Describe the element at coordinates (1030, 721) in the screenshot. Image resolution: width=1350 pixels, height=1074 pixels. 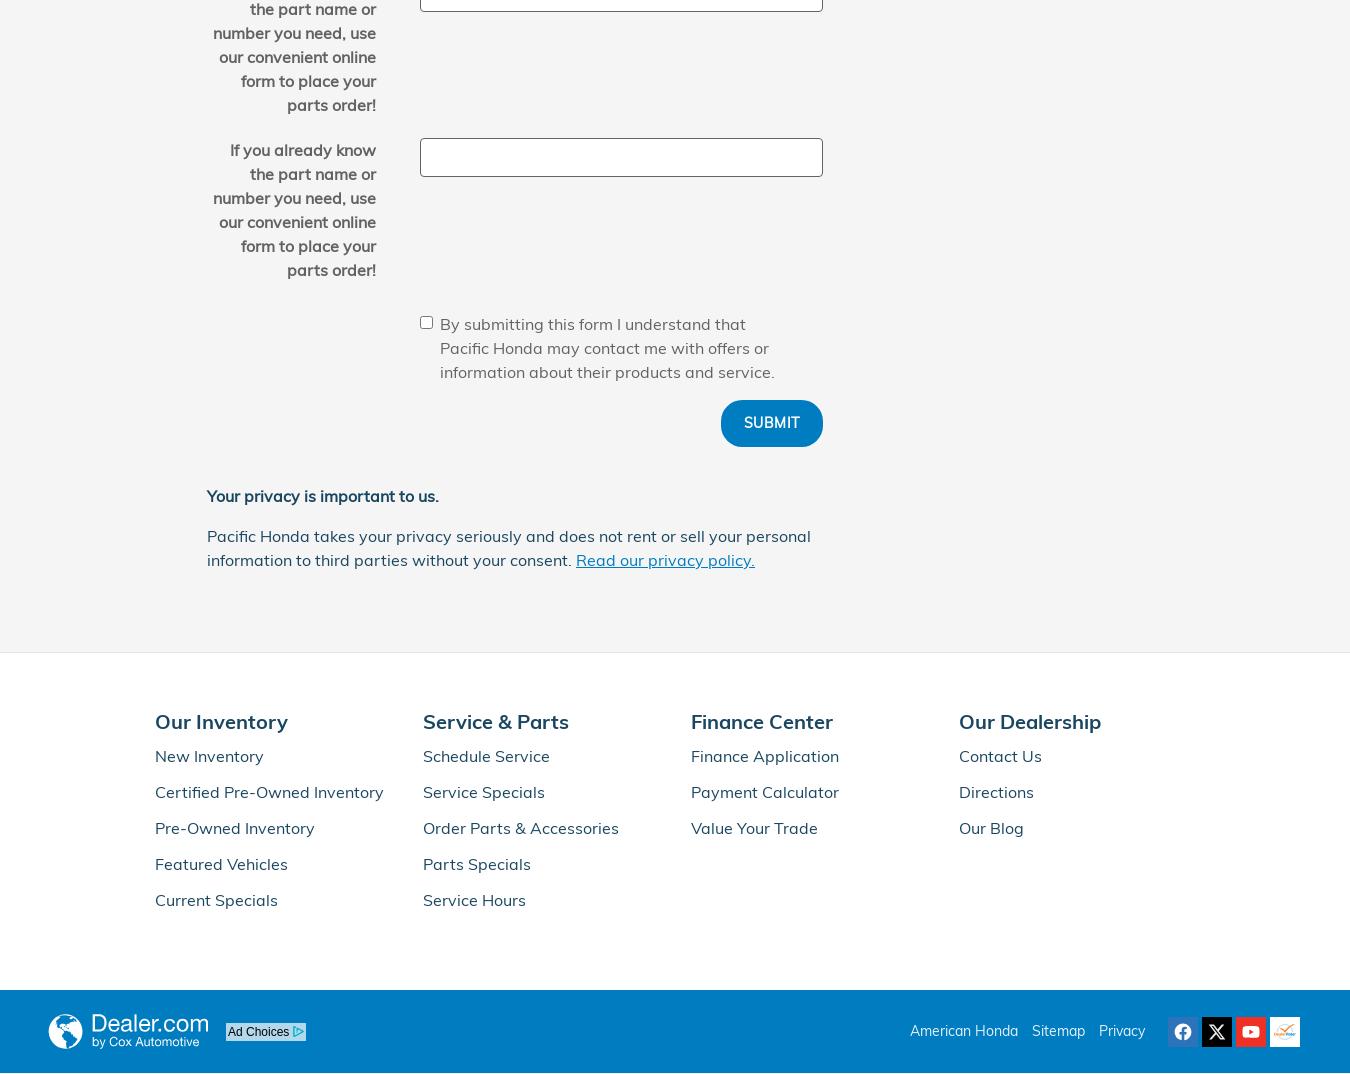
I see `'Our Dealership'` at that location.